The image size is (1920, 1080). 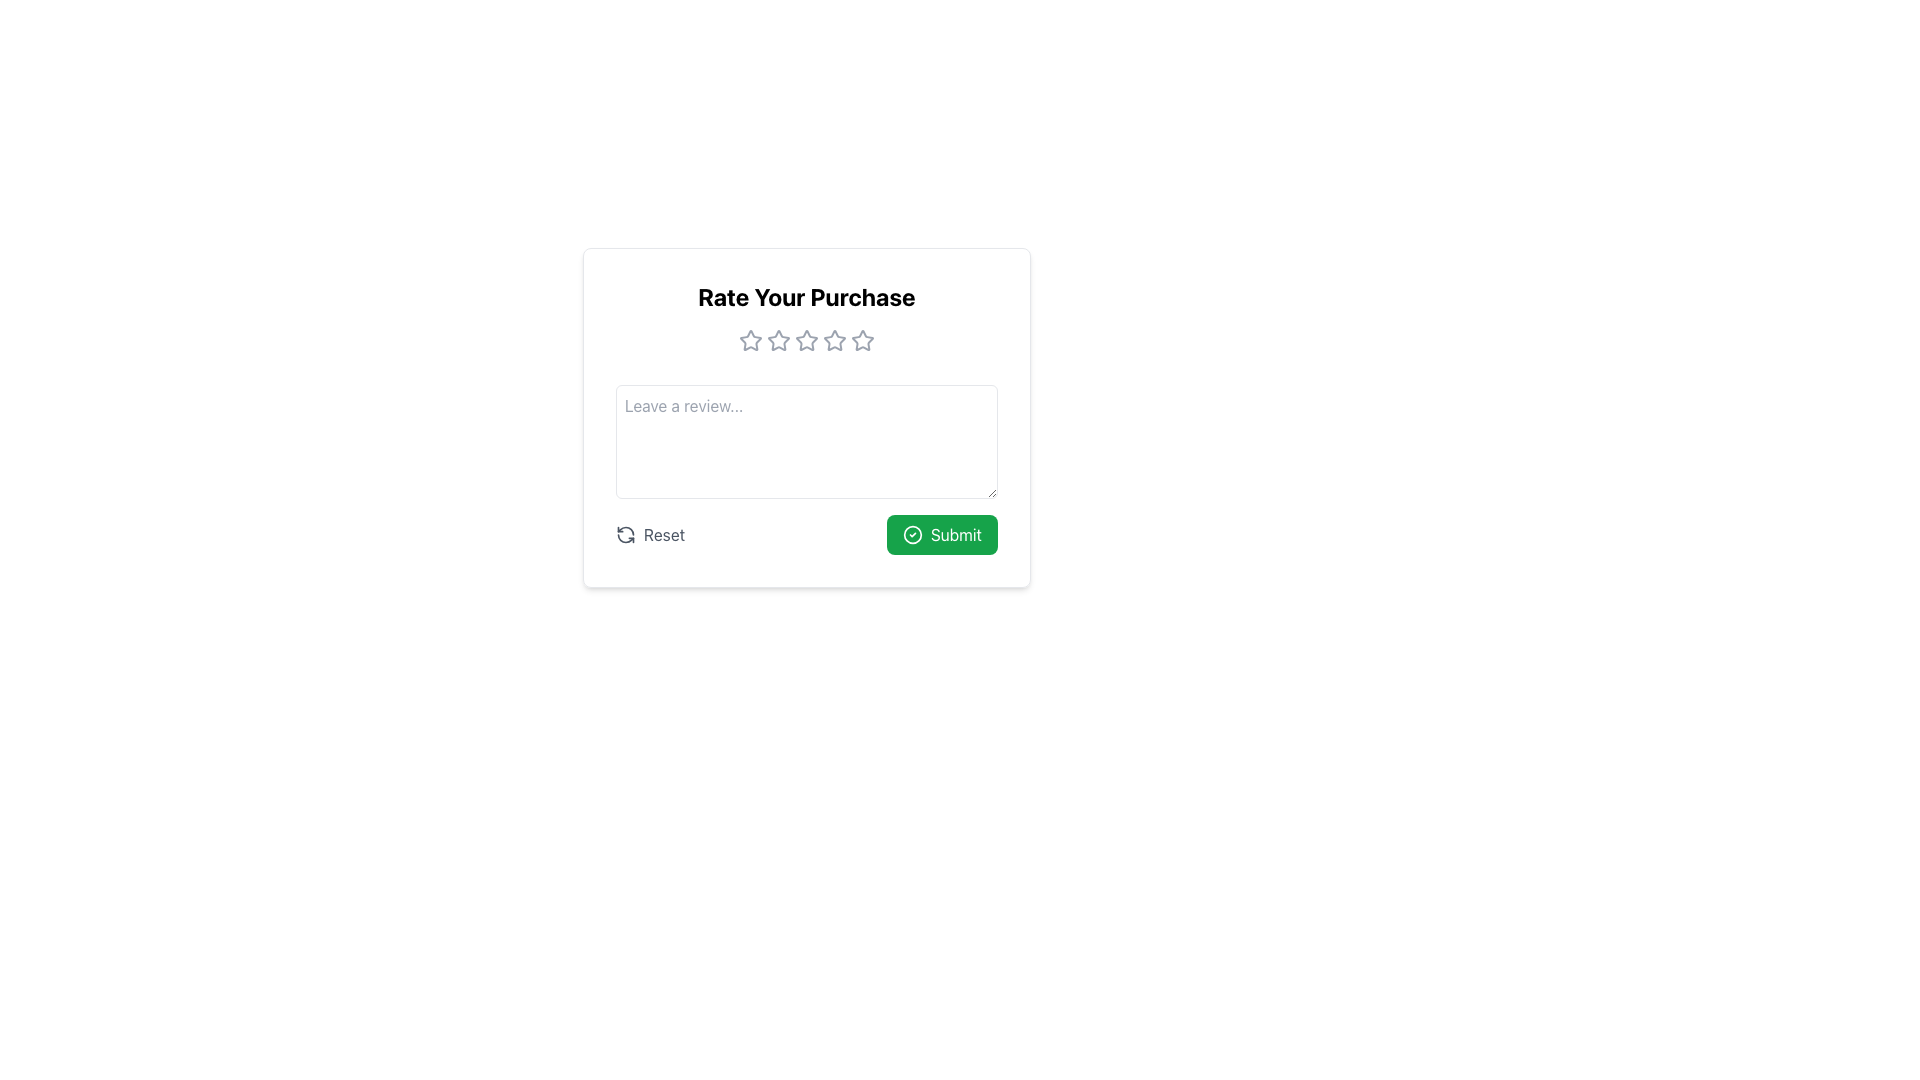 What do you see at coordinates (806, 339) in the screenshot?
I see `the third star icon in the rating component` at bounding box center [806, 339].